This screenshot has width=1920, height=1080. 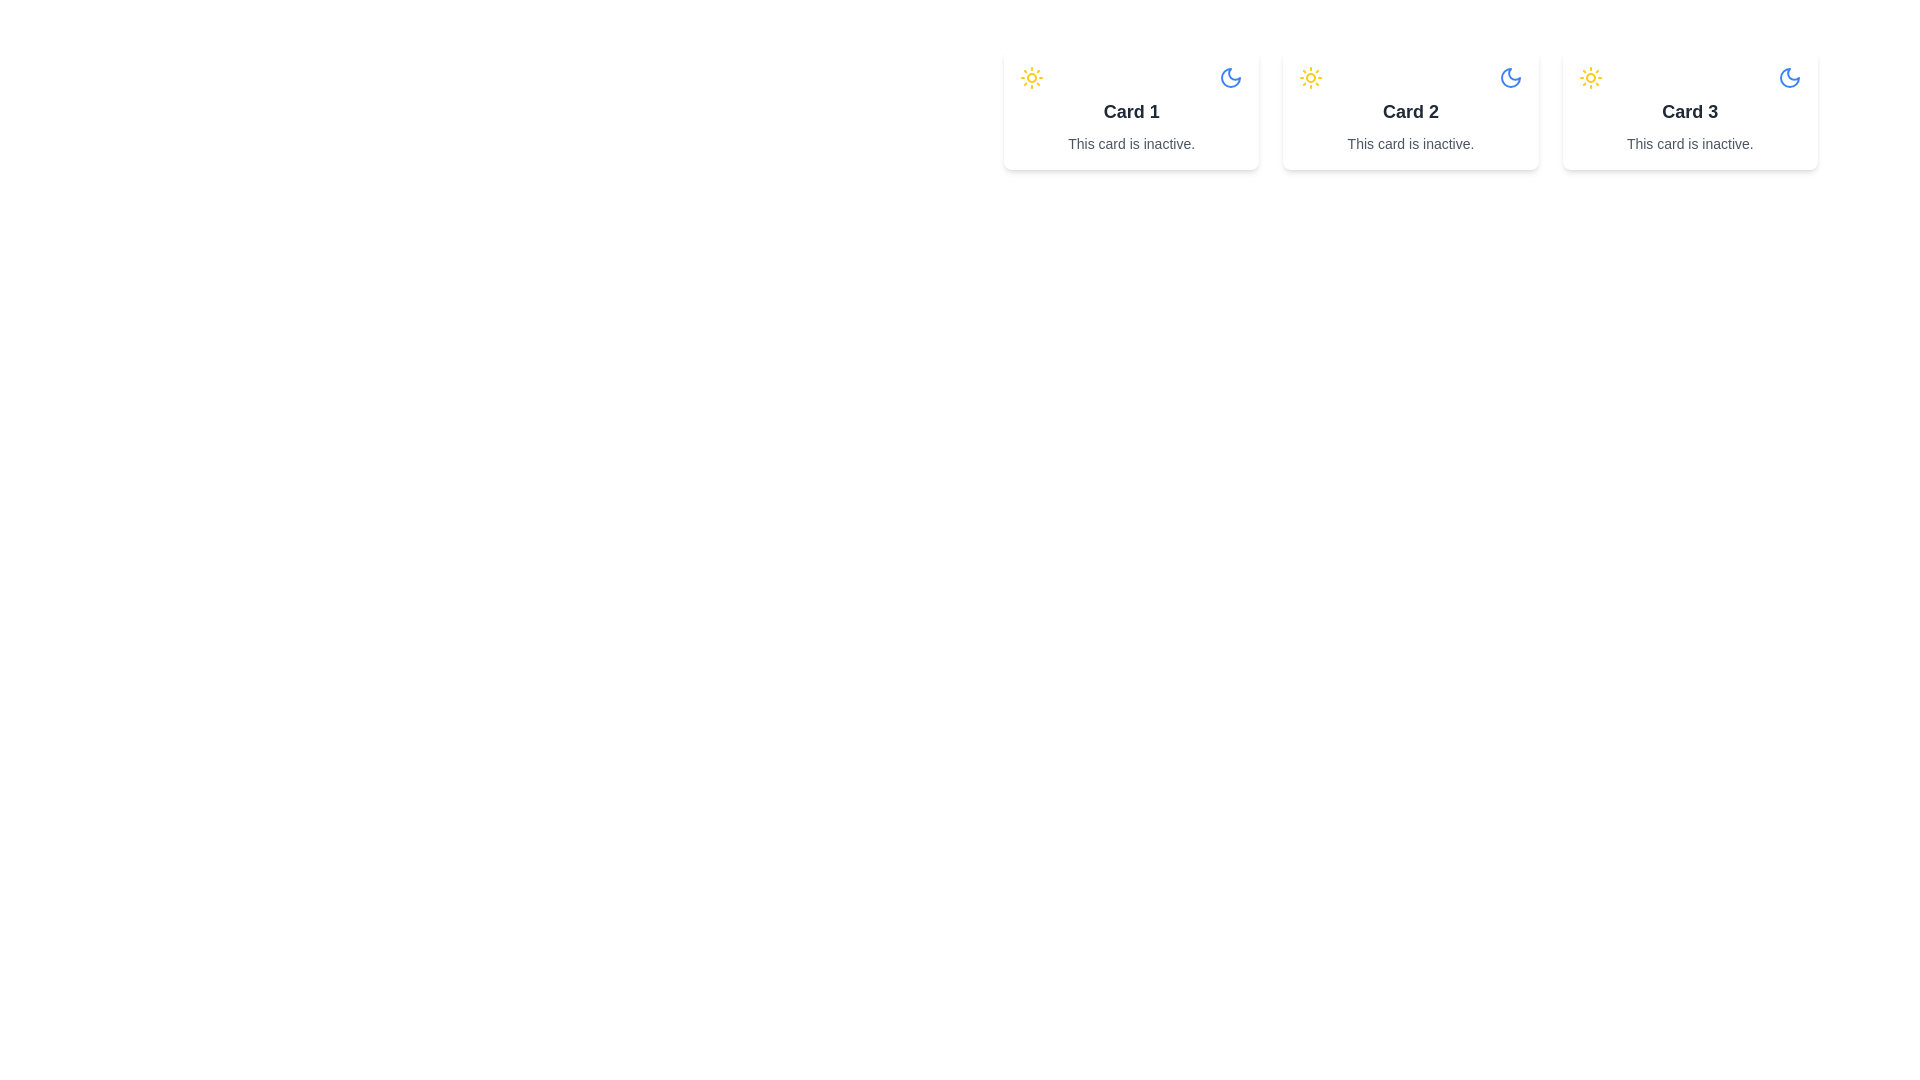 I want to click on the status message text indicating the card's inactivity, which is located at the bottom of 'Card 3', so click(x=1689, y=142).